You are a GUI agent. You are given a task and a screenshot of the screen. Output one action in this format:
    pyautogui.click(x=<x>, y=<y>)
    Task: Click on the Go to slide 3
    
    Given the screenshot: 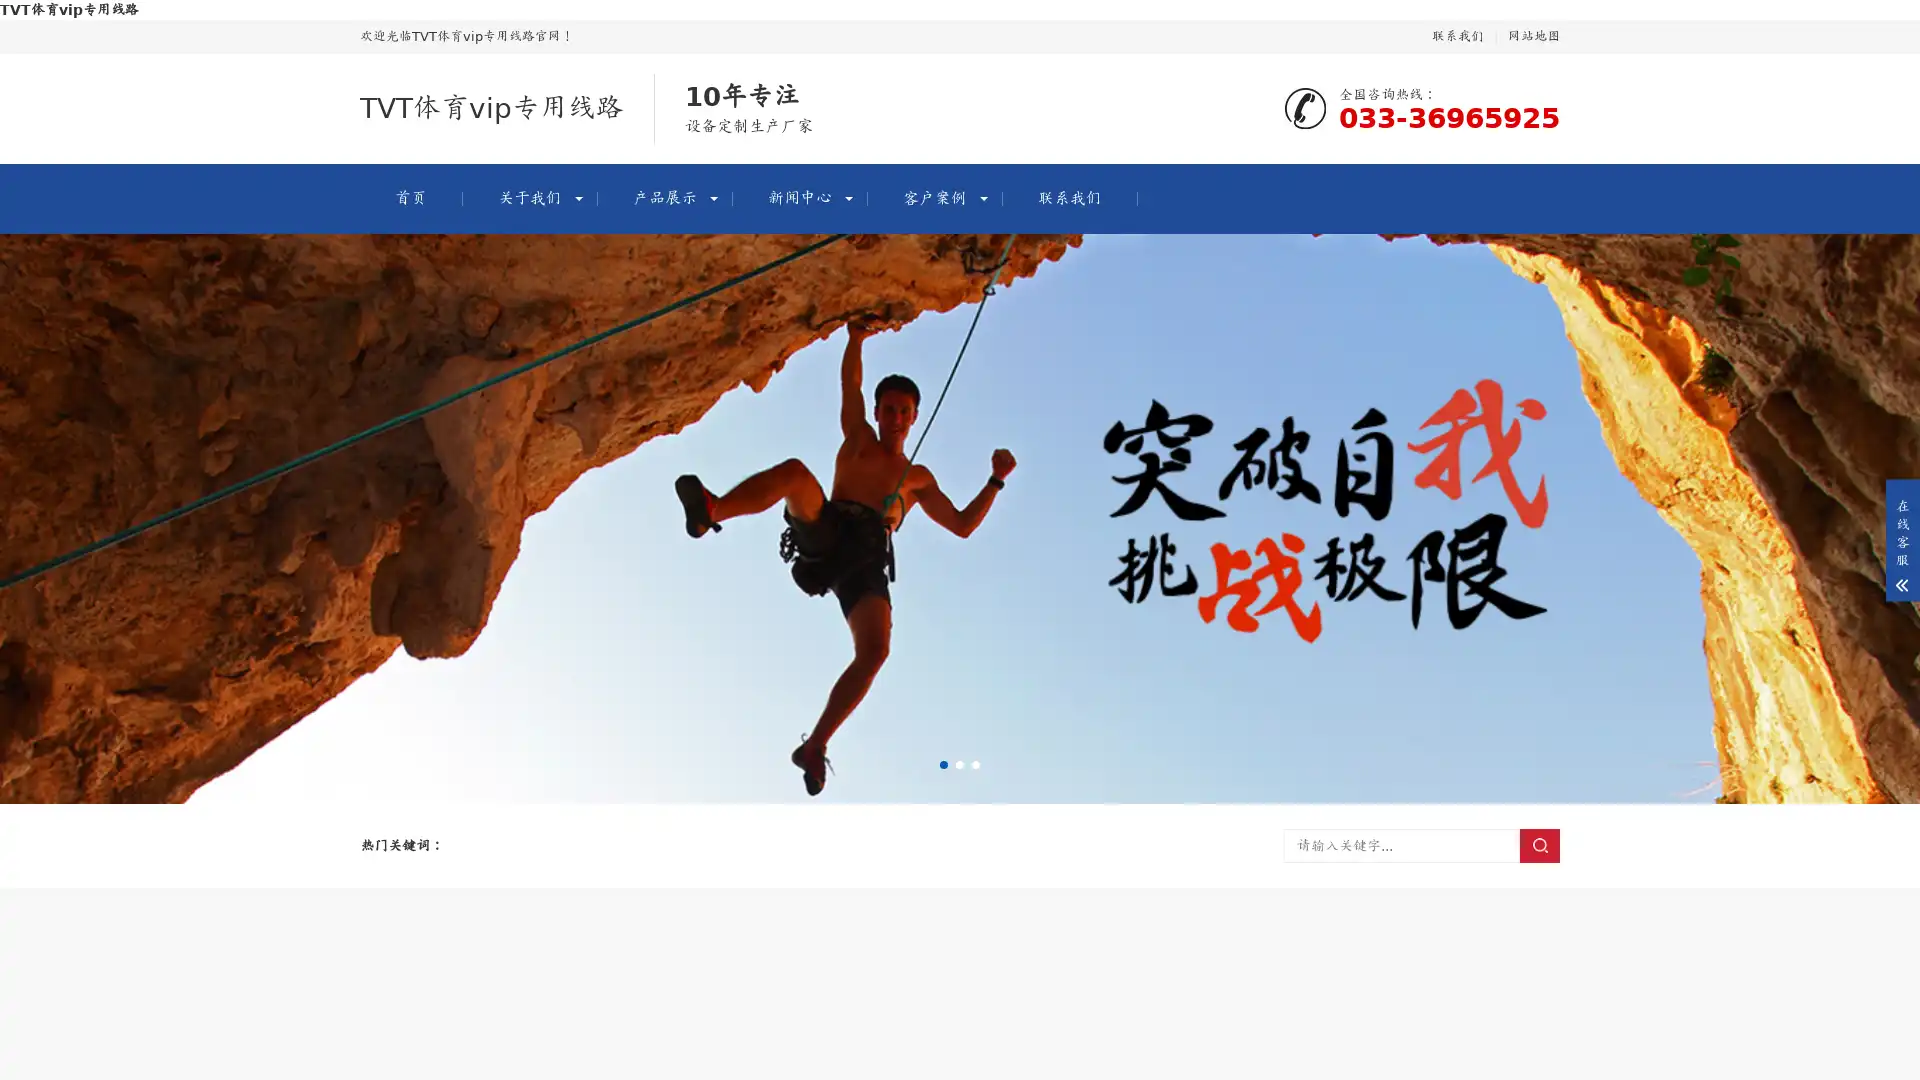 What is the action you would take?
    pyautogui.click(x=975, y=764)
    